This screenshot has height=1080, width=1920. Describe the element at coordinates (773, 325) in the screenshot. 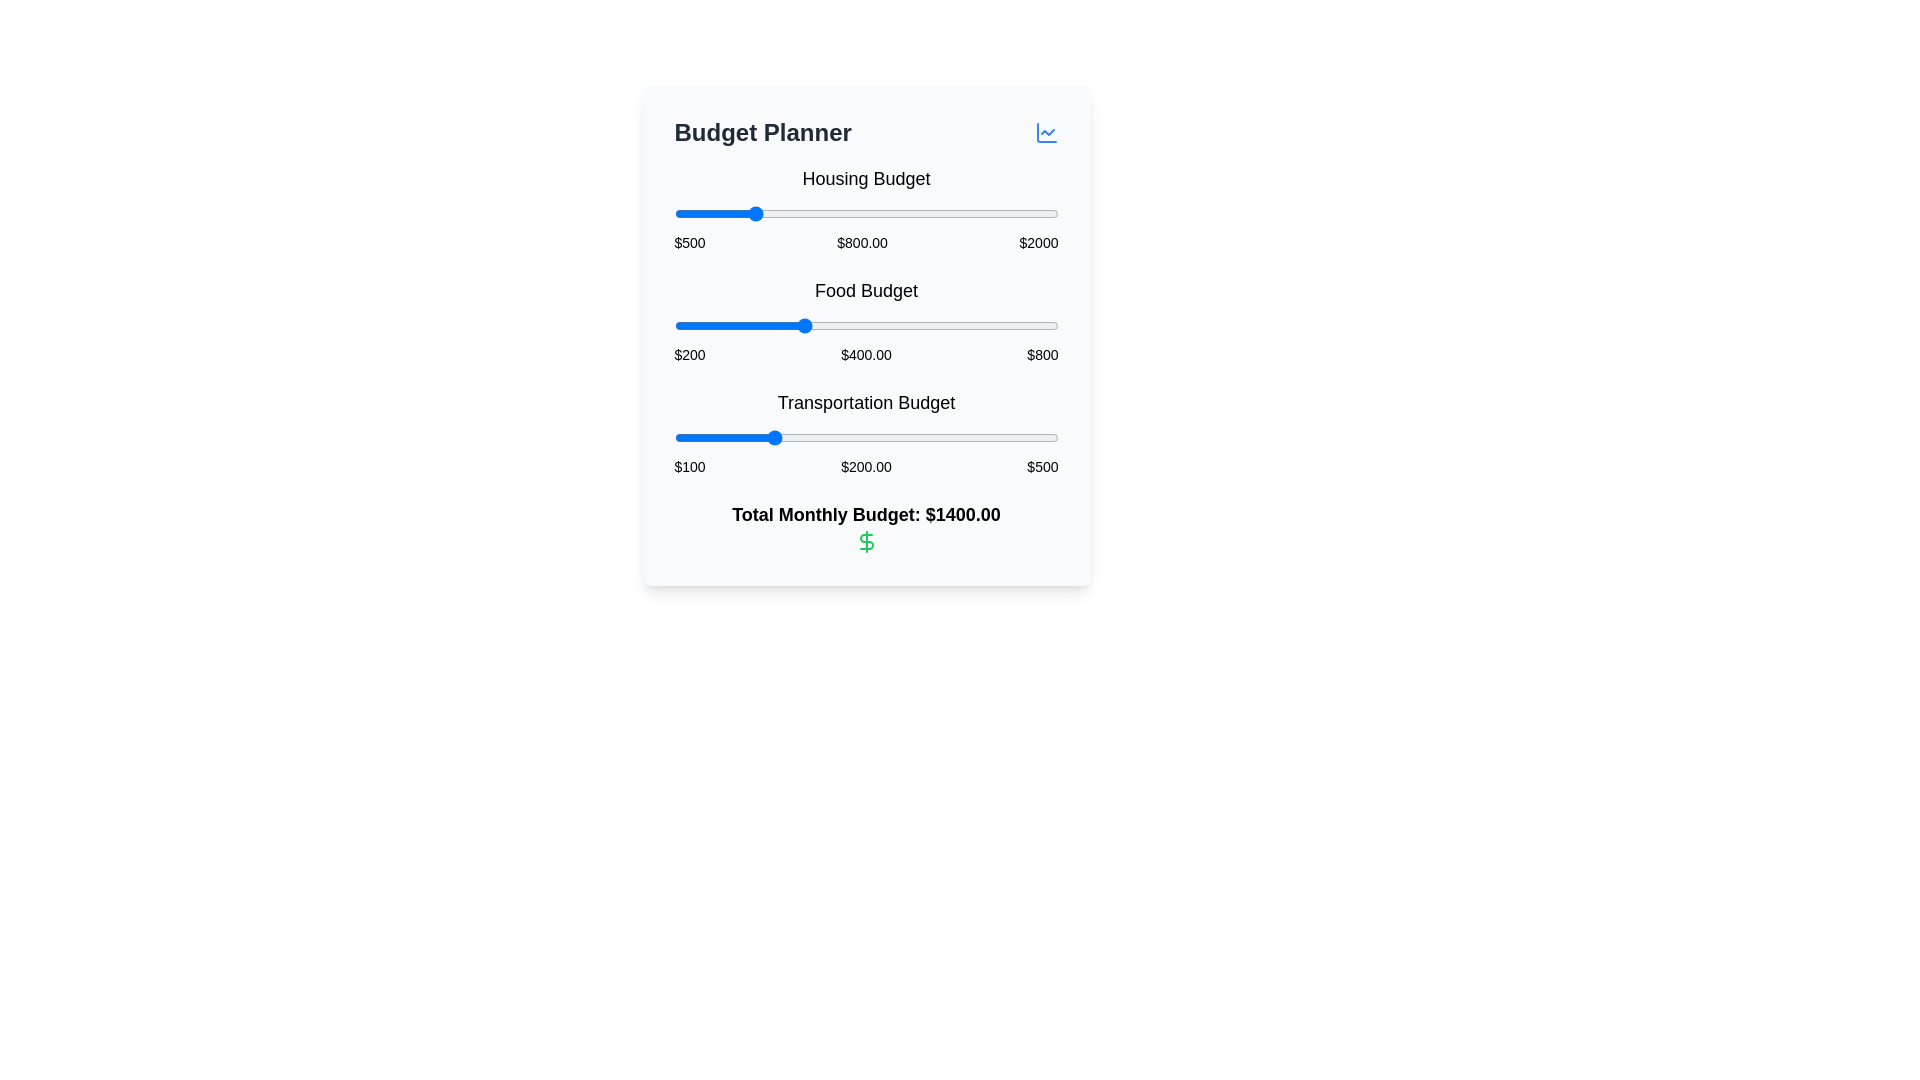

I see `the Food Budget slider` at that location.